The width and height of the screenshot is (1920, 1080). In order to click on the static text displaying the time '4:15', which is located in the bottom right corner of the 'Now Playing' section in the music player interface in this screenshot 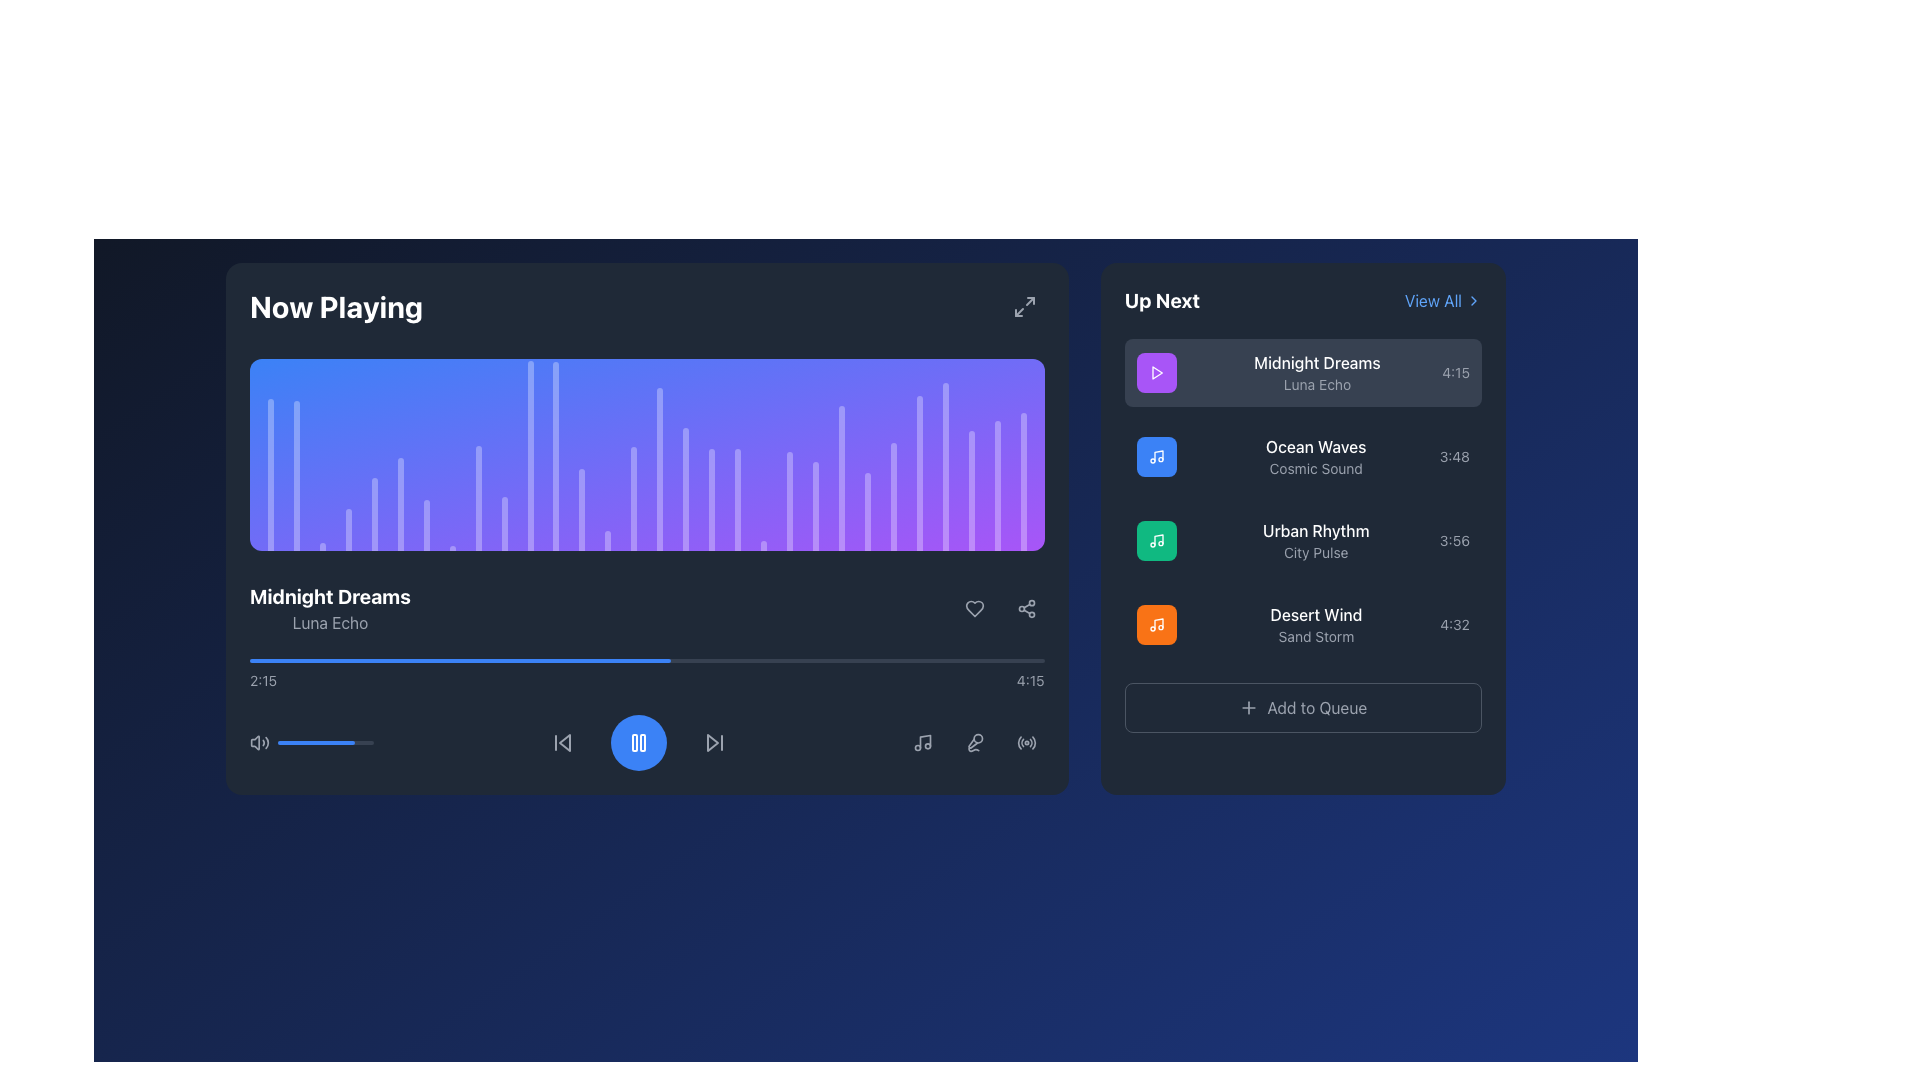, I will do `click(1030, 680)`.